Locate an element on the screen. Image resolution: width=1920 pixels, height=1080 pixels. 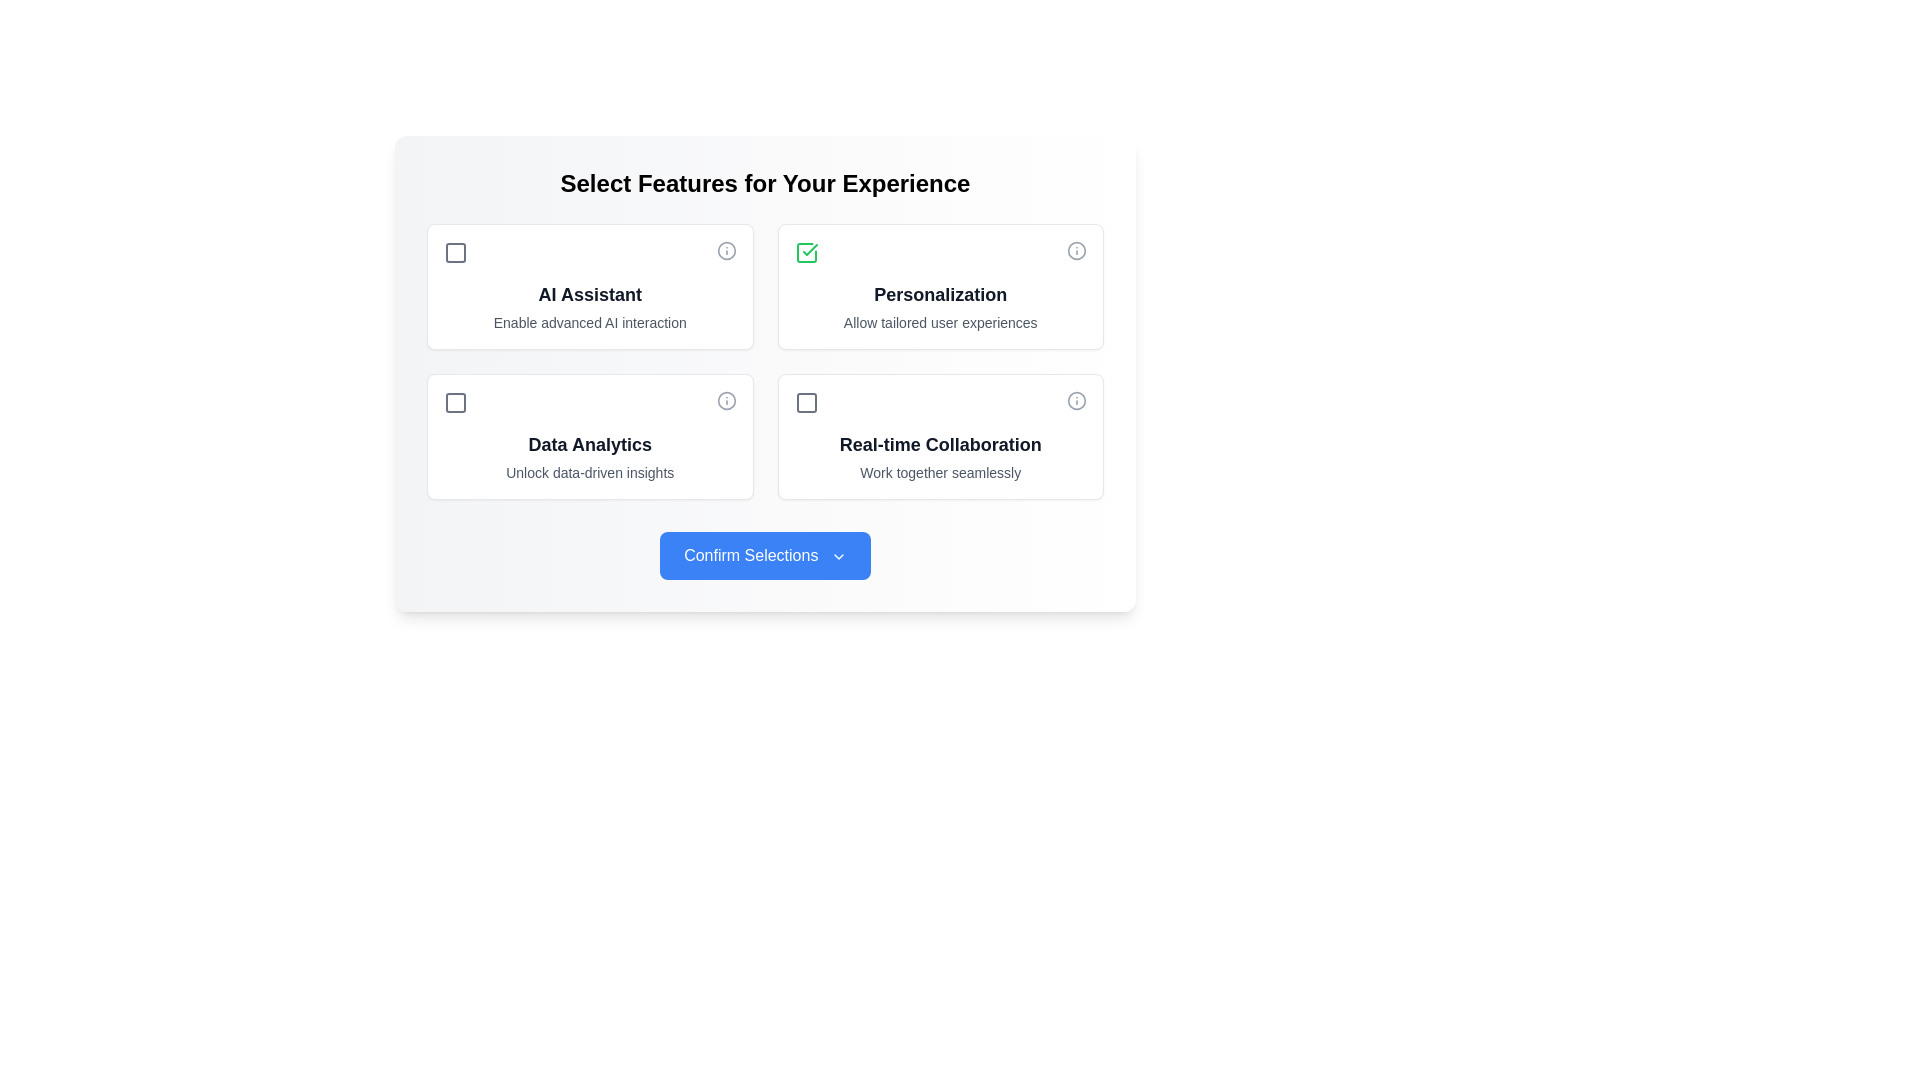
the bold, large-font header text labeled 'Personalization' in dark gray, located in the top-right section of the feature selection grid, which is directly above the description text 'Allow tailored user experiences' is located at coordinates (939, 294).